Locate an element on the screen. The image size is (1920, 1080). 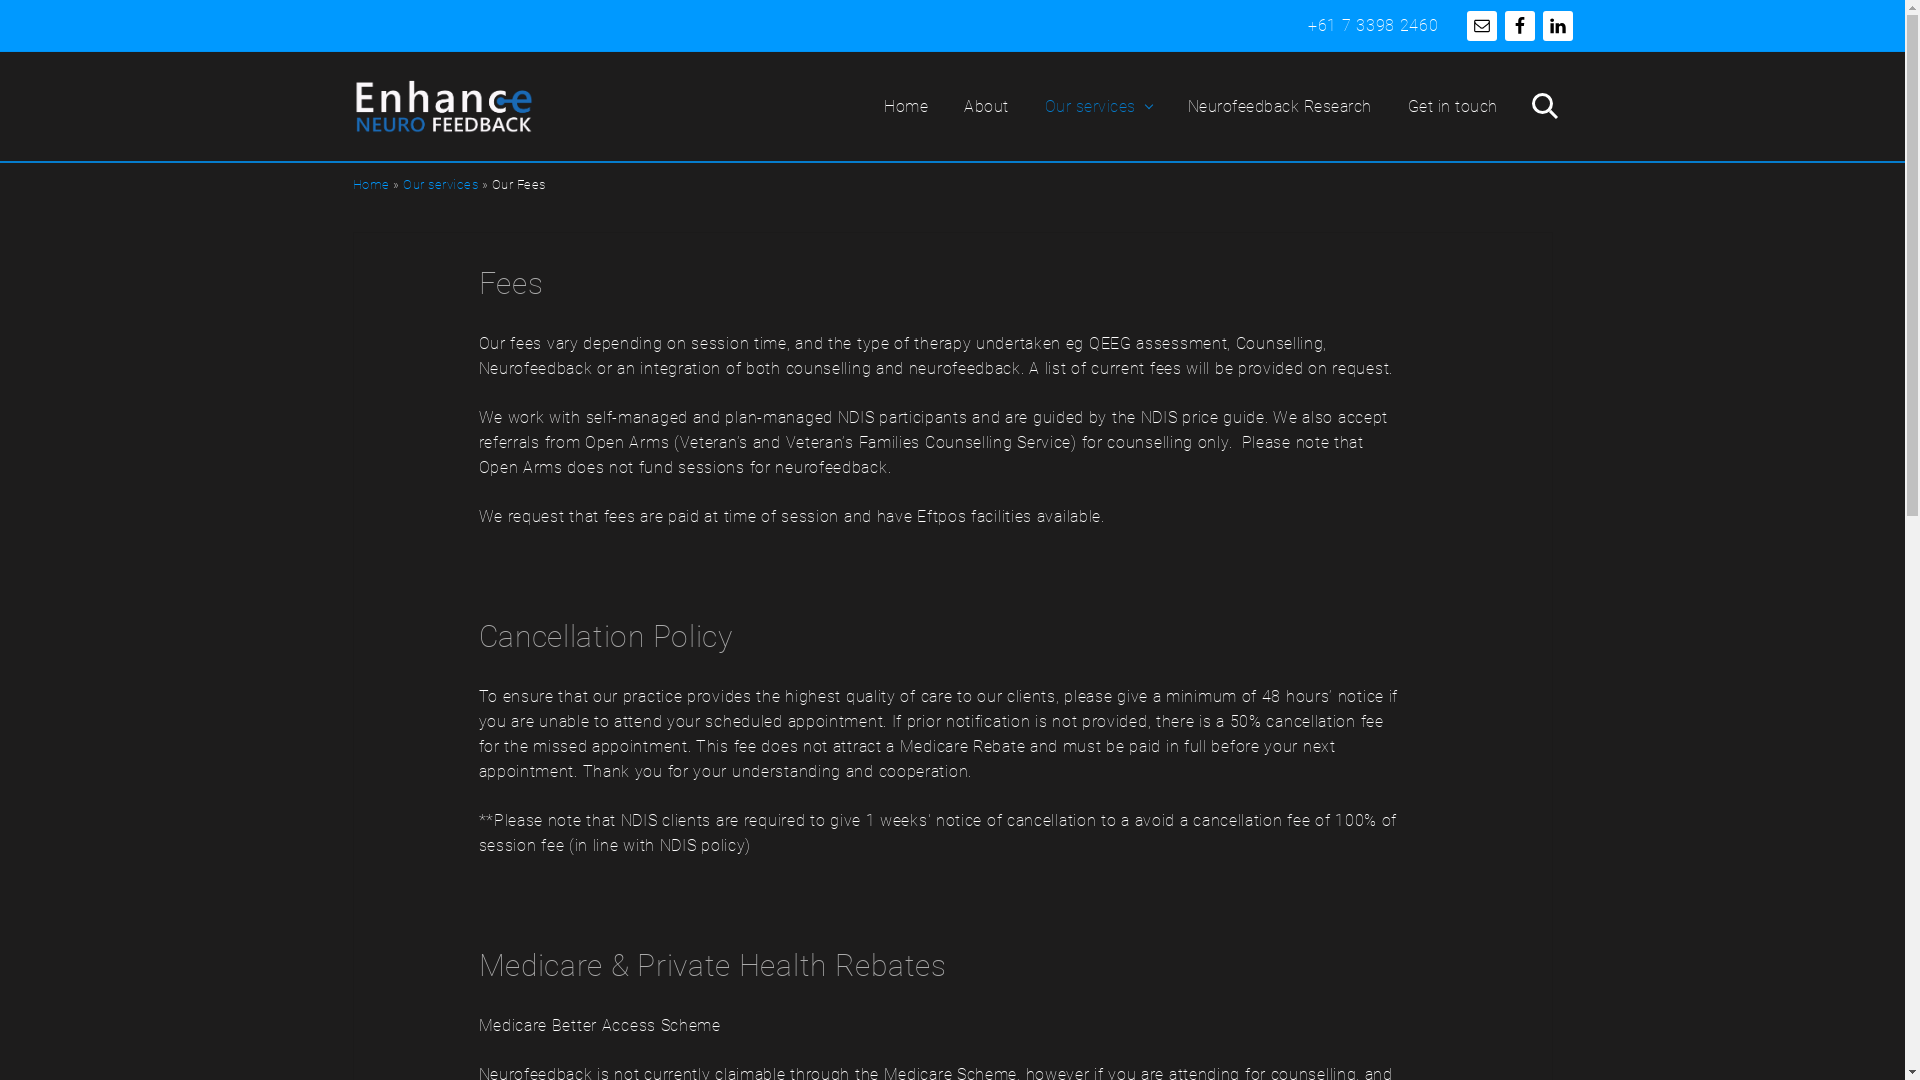
'Email' is located at coordinates (1481, 26).